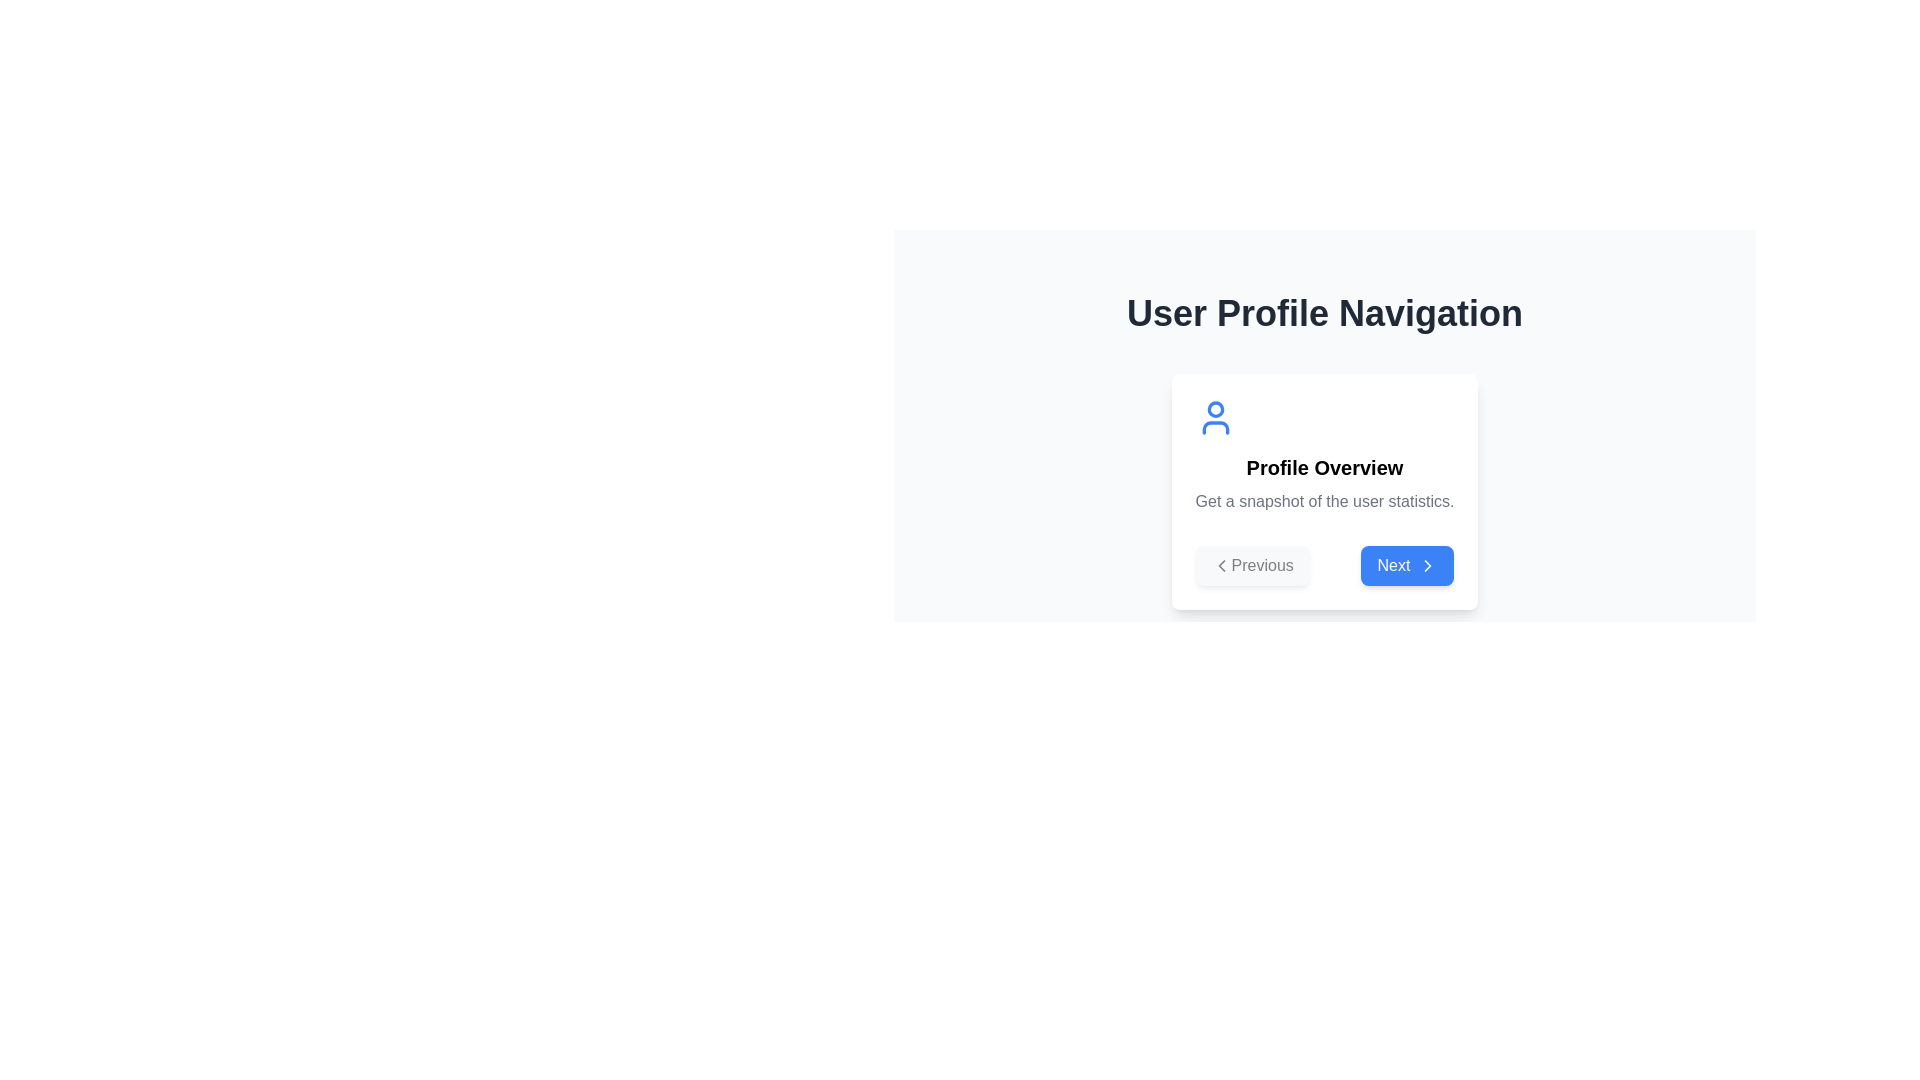  I want to click on the 'Previous' button with a left-facing chevron icon, which is located in the navigation section of the 'Profile Overview' card, so click(1251, 566).